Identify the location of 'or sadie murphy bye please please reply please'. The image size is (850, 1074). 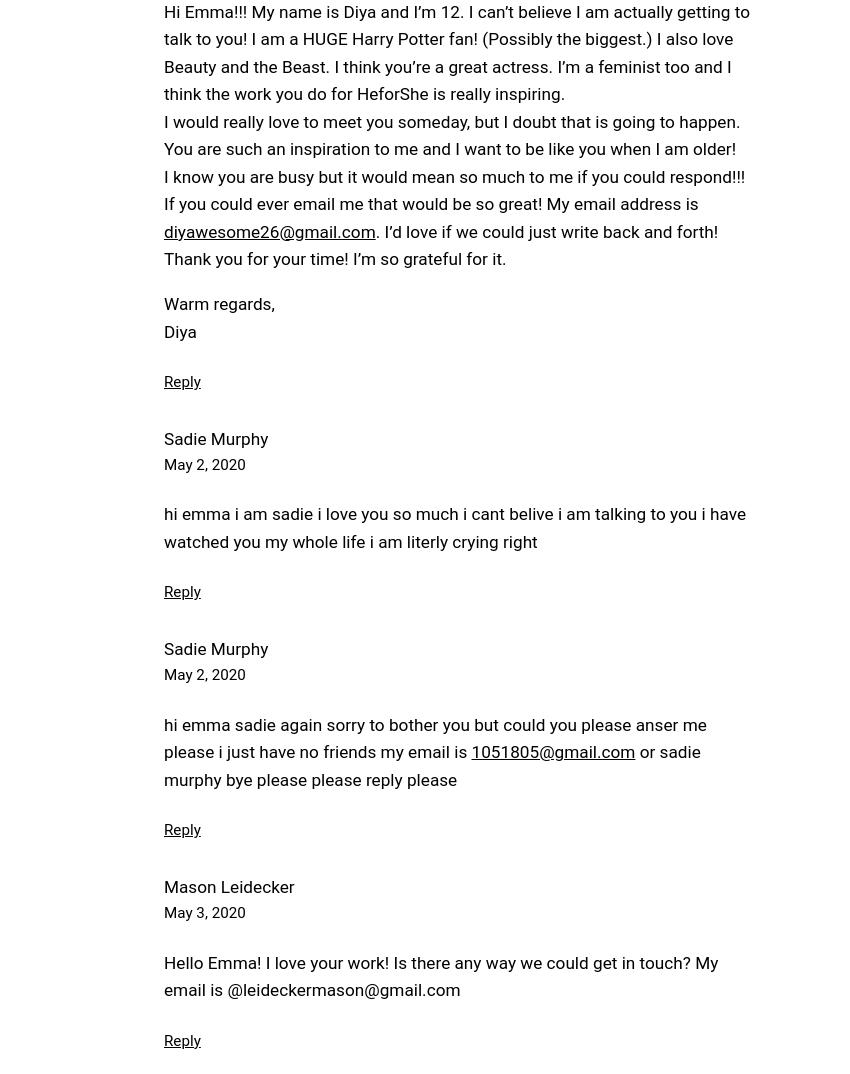
(163, 764).